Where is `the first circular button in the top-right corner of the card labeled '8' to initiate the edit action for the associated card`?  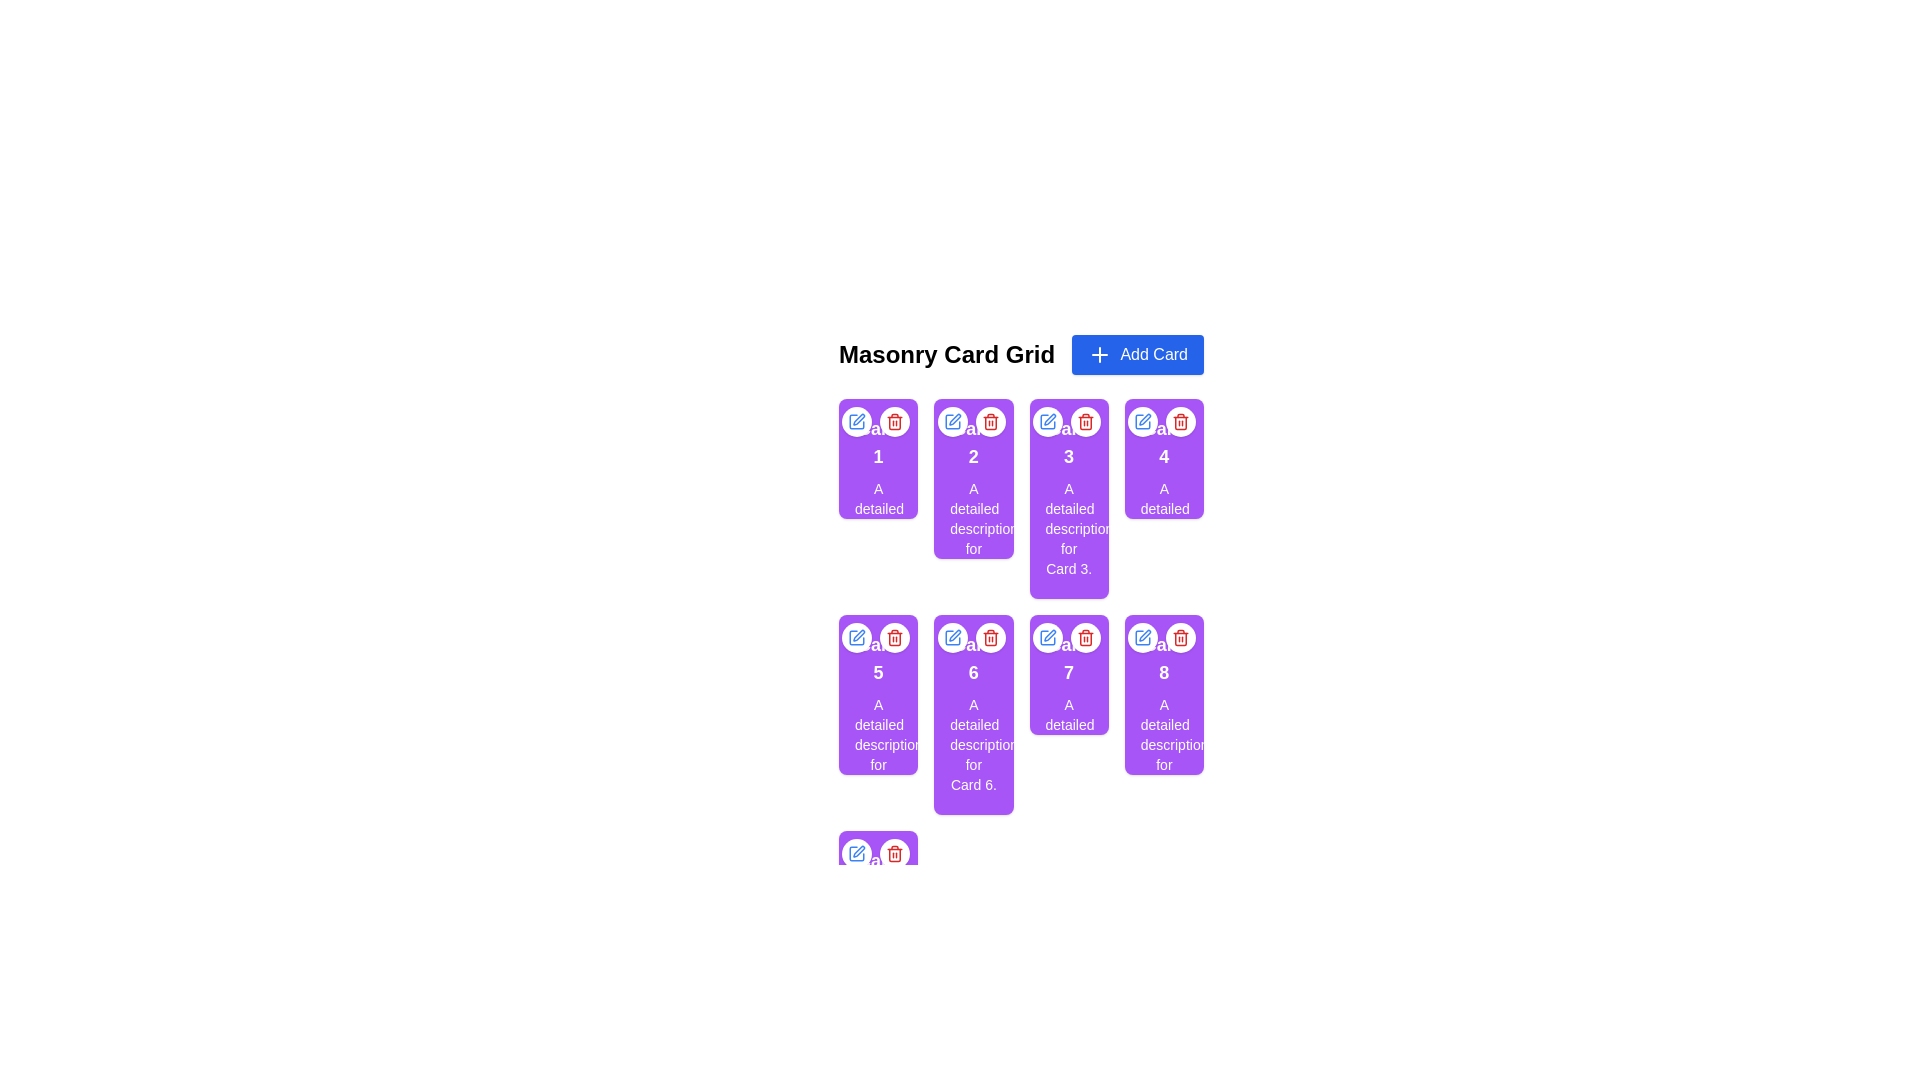 the first circular button in the top-right corner of the card labeled '8' to initiate the edit action for the associated card is located at coordinates (1142, 637).